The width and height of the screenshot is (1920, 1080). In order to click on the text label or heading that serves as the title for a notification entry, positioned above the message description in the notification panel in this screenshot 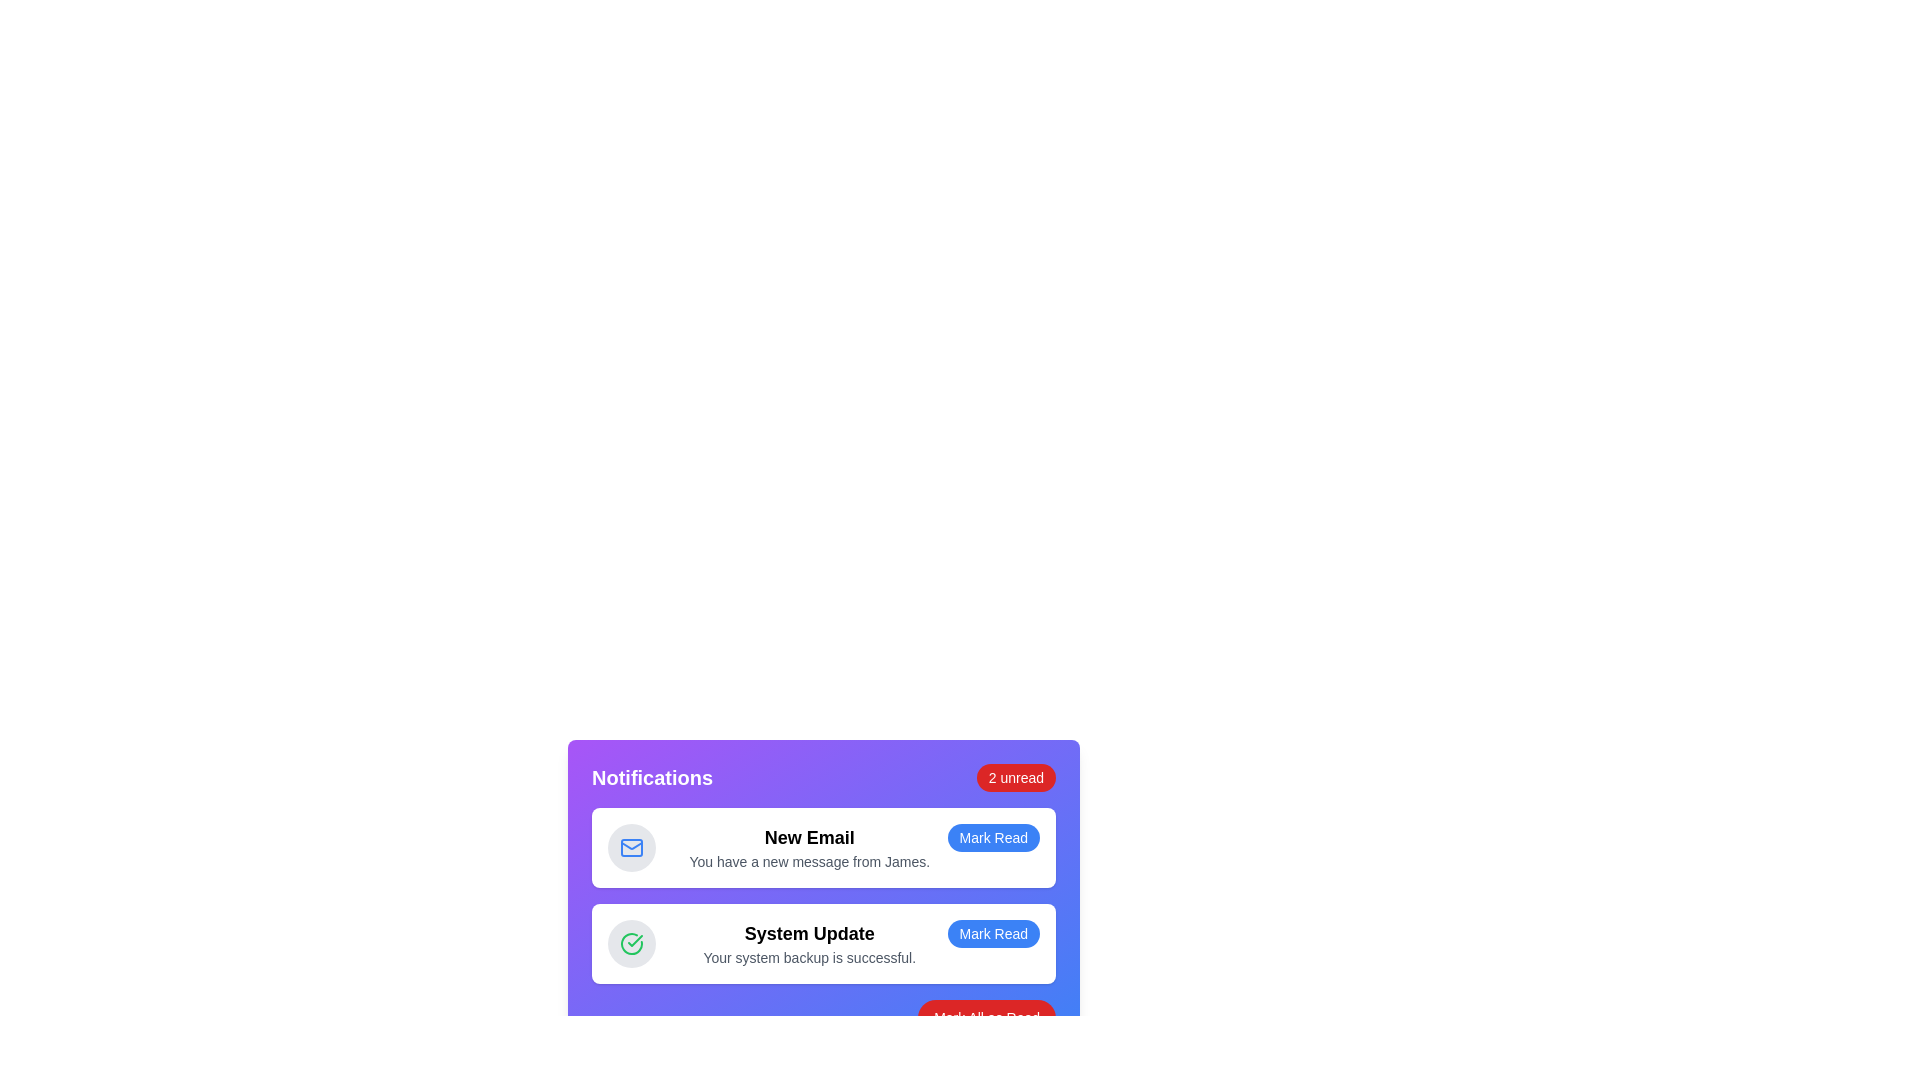, I will do `click(809, 837)`.